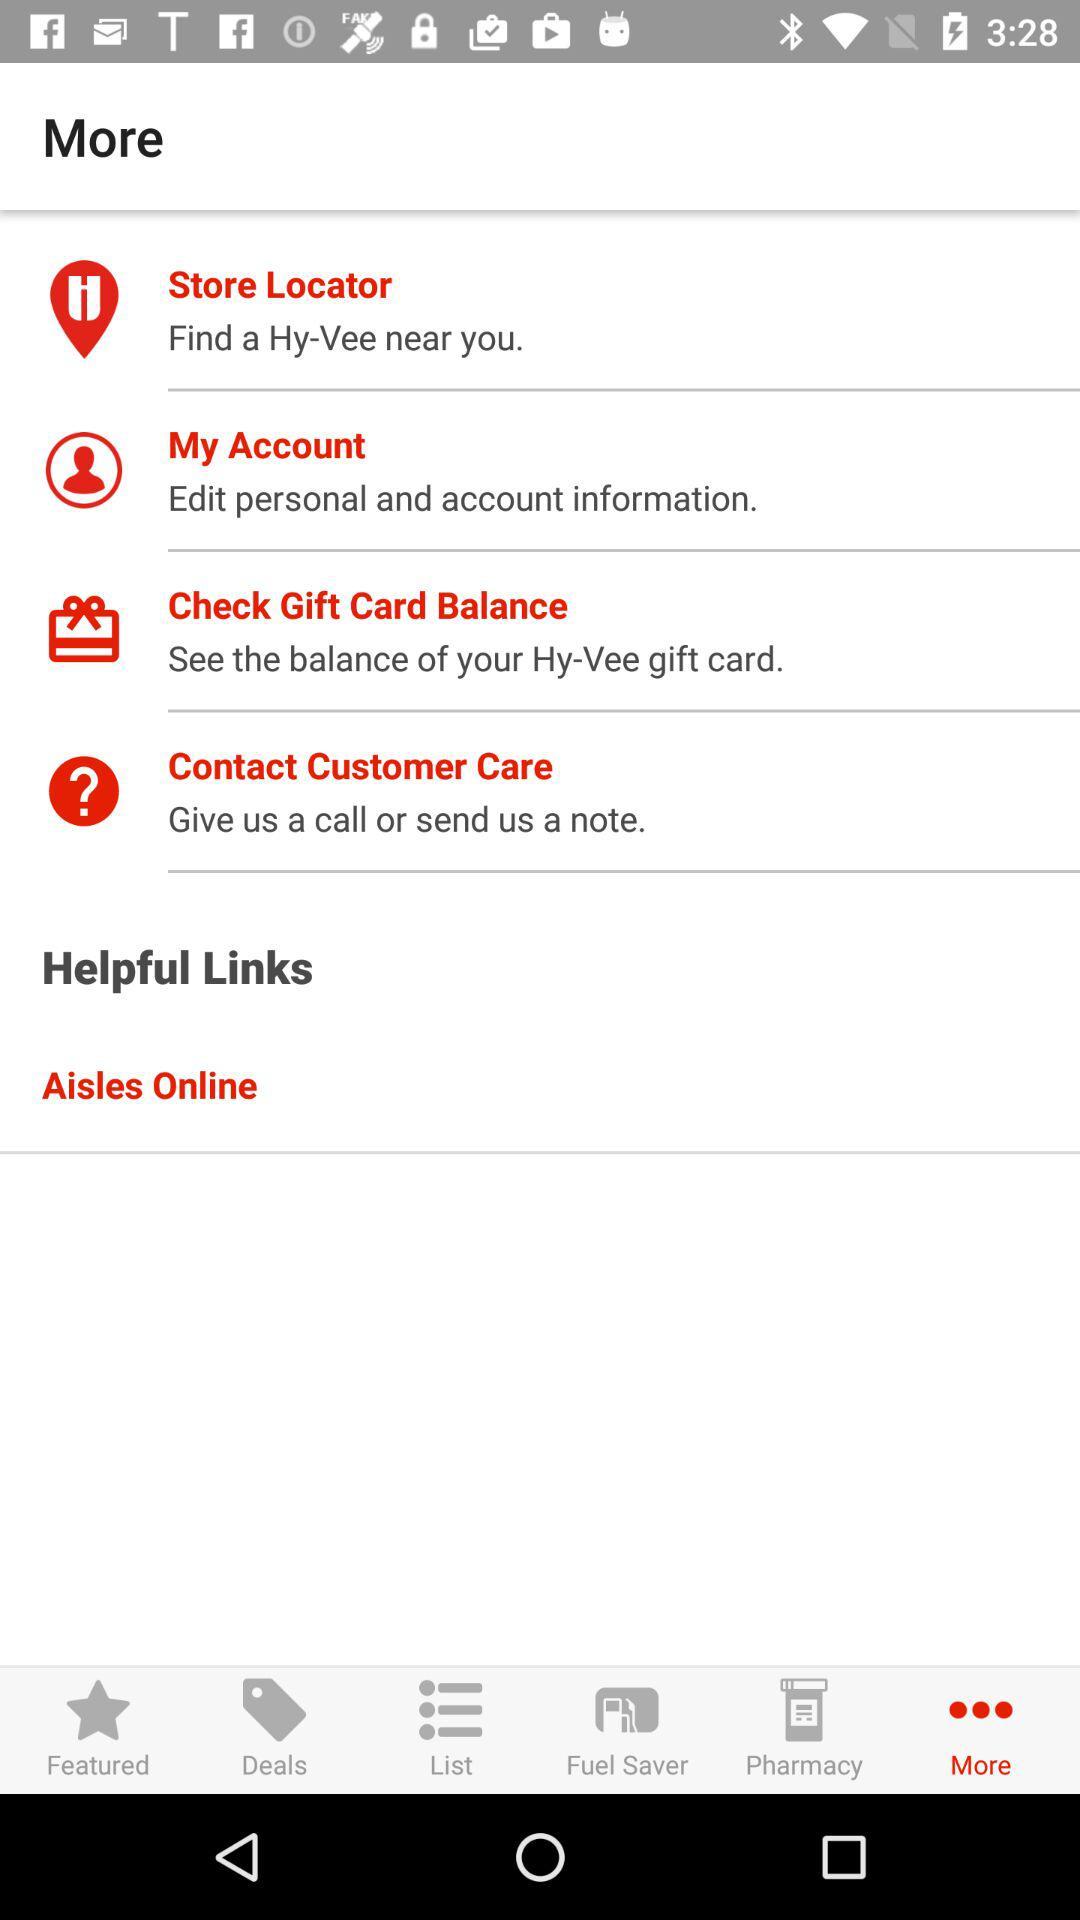 The height and width of the screenshot is (1920, 1080). Describe the element at coordinates (802, 1729) in the screenshot. I see `item next to fuel saver icon` at that location.